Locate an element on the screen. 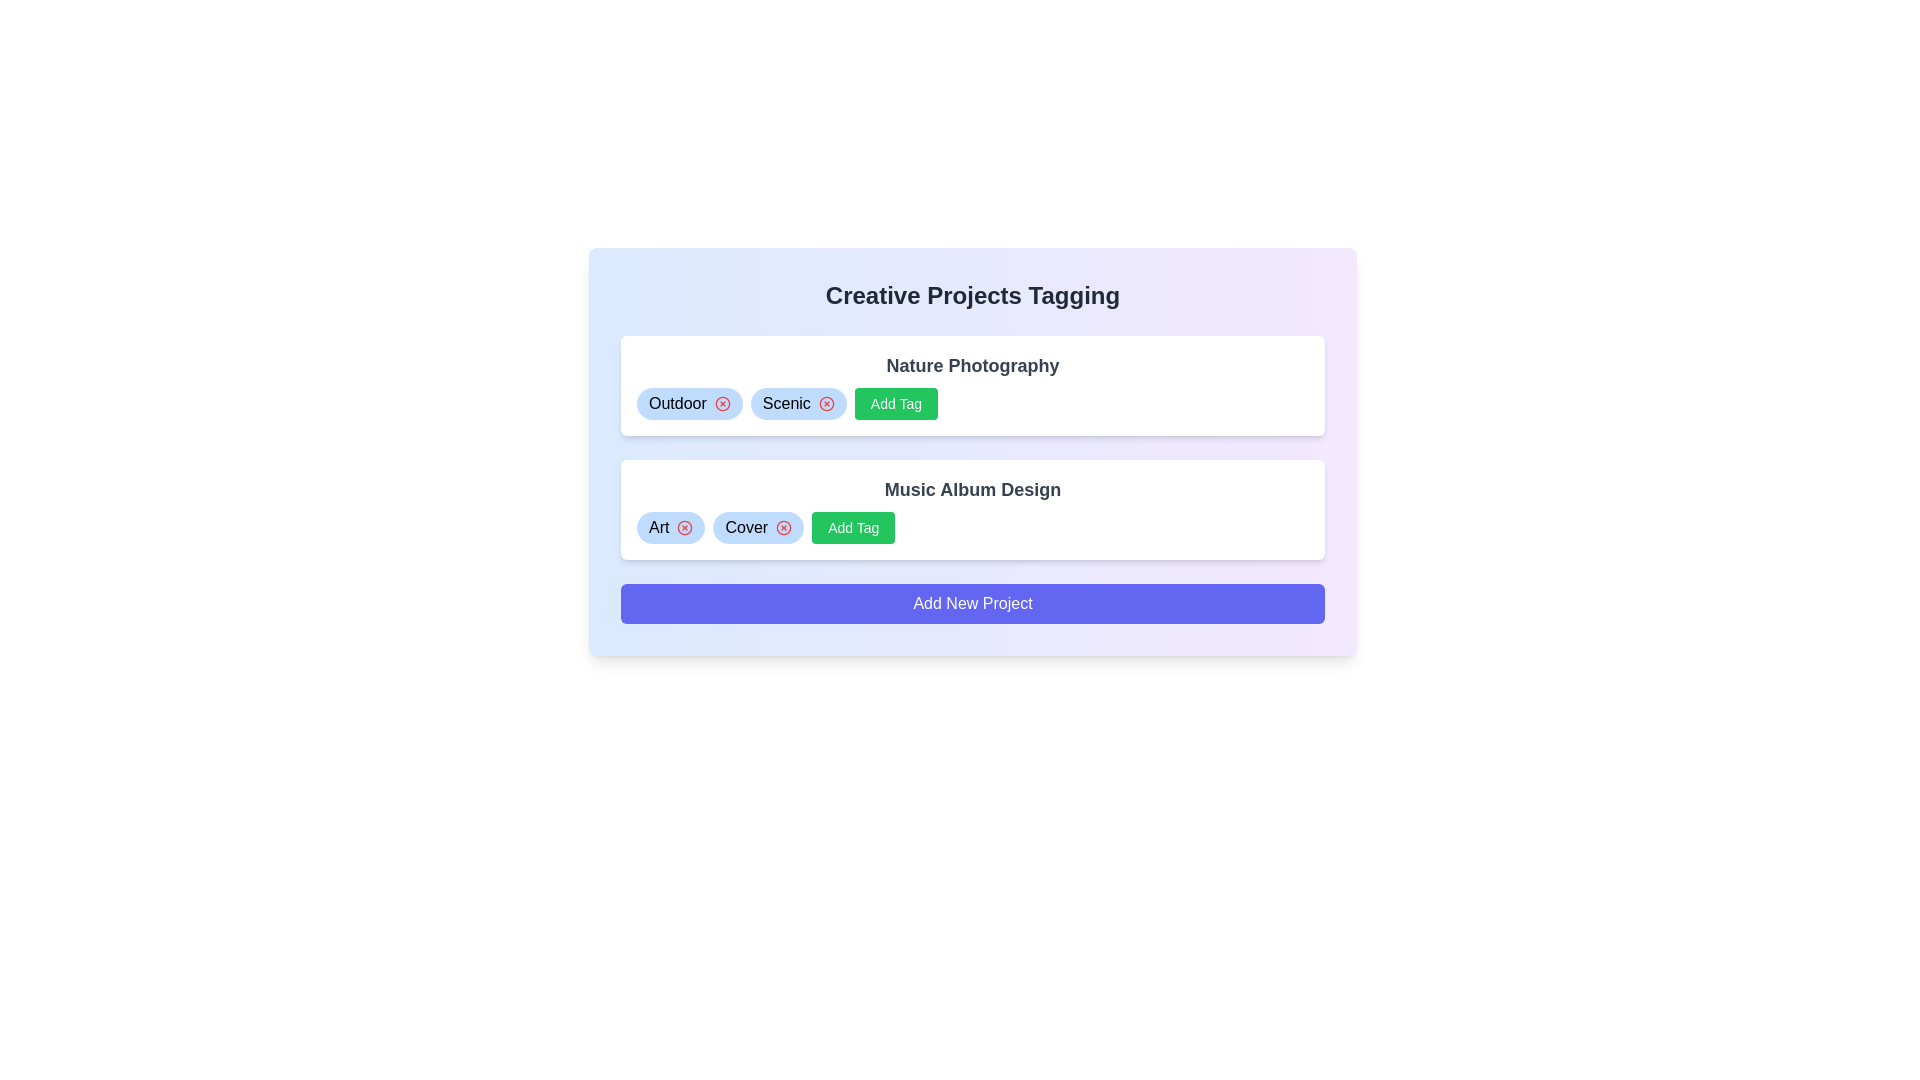 The image size is (1920, 1080). the button located immediately to the right of the 'Art' and 'Cover' tag-like items is located at coordinates (853, 527).